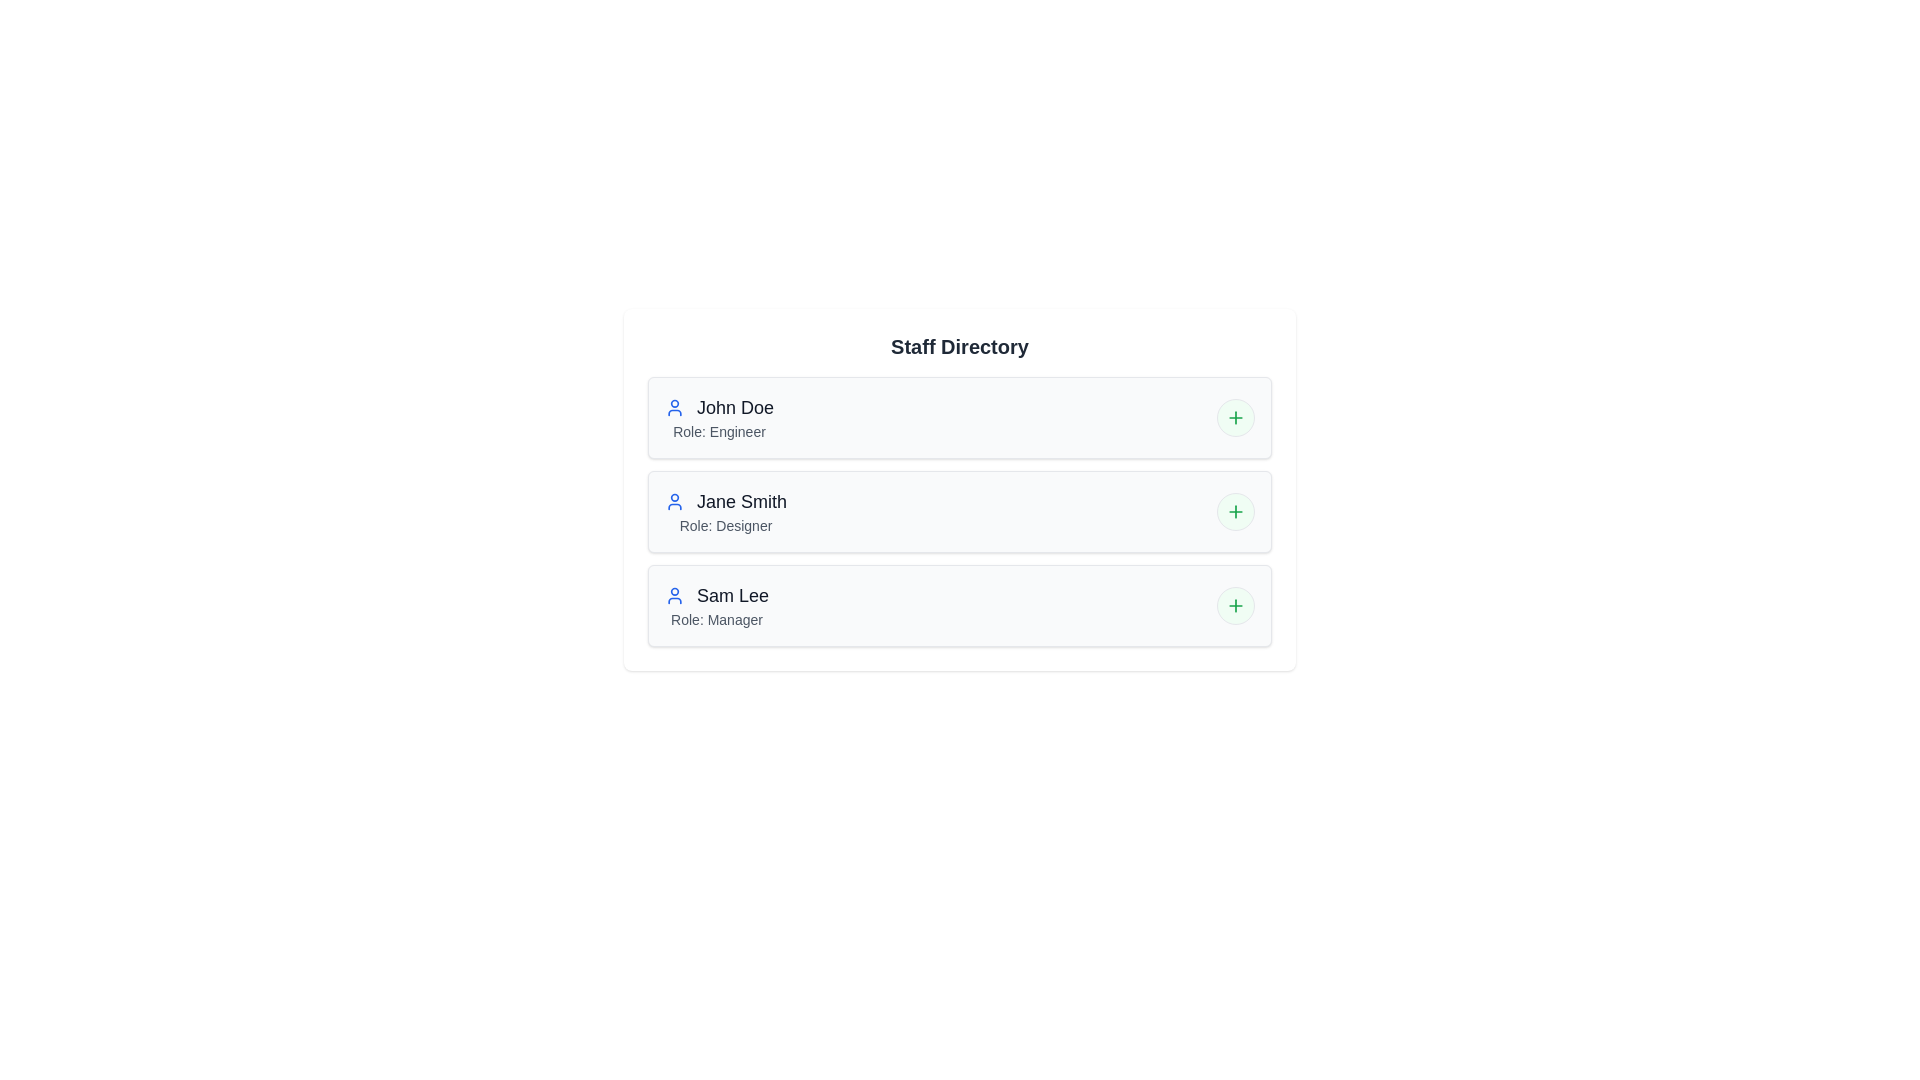 Image resolution: width=1920 pixels, height=1080 pixels. Describe the element at coordinates (665, 393) in the screenshot. I see `the text of the staff member John Doe` at that location.